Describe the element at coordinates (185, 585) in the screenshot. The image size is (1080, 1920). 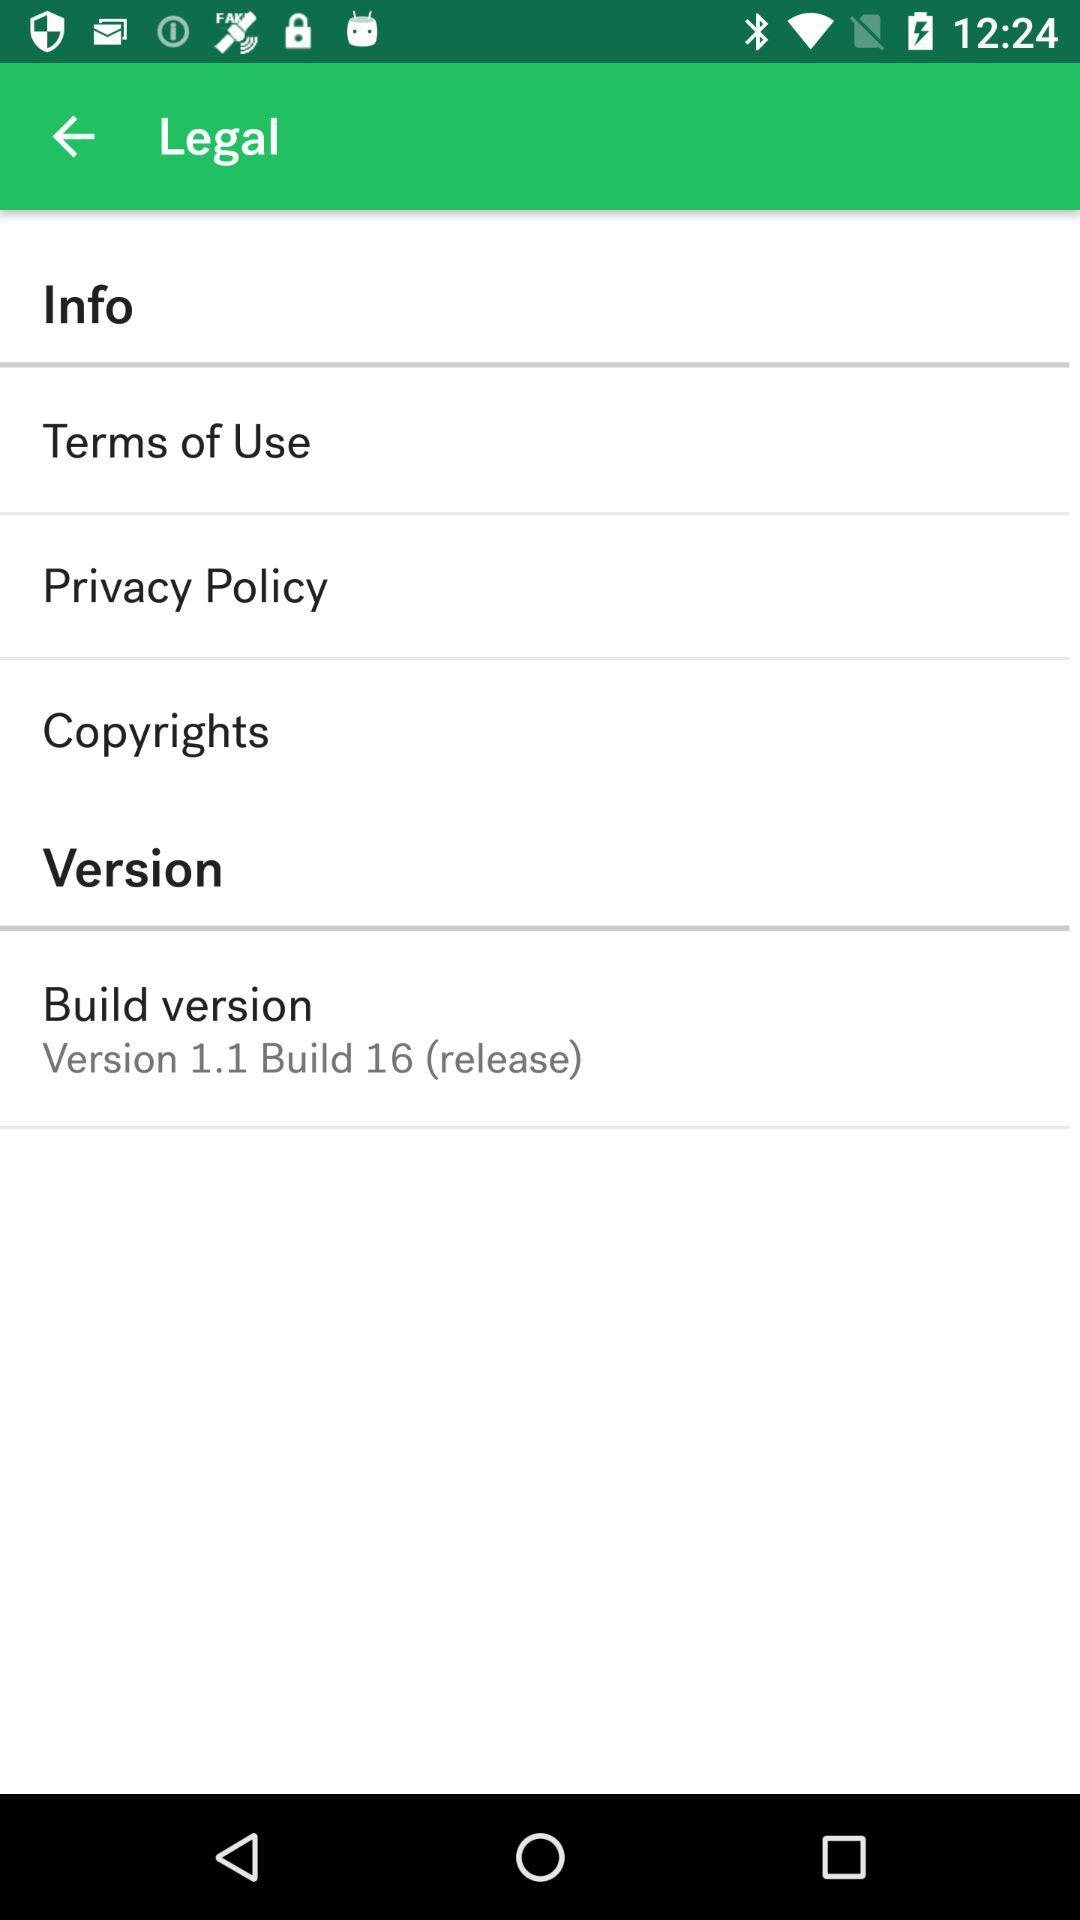
I see `item below terms of use` at that location.